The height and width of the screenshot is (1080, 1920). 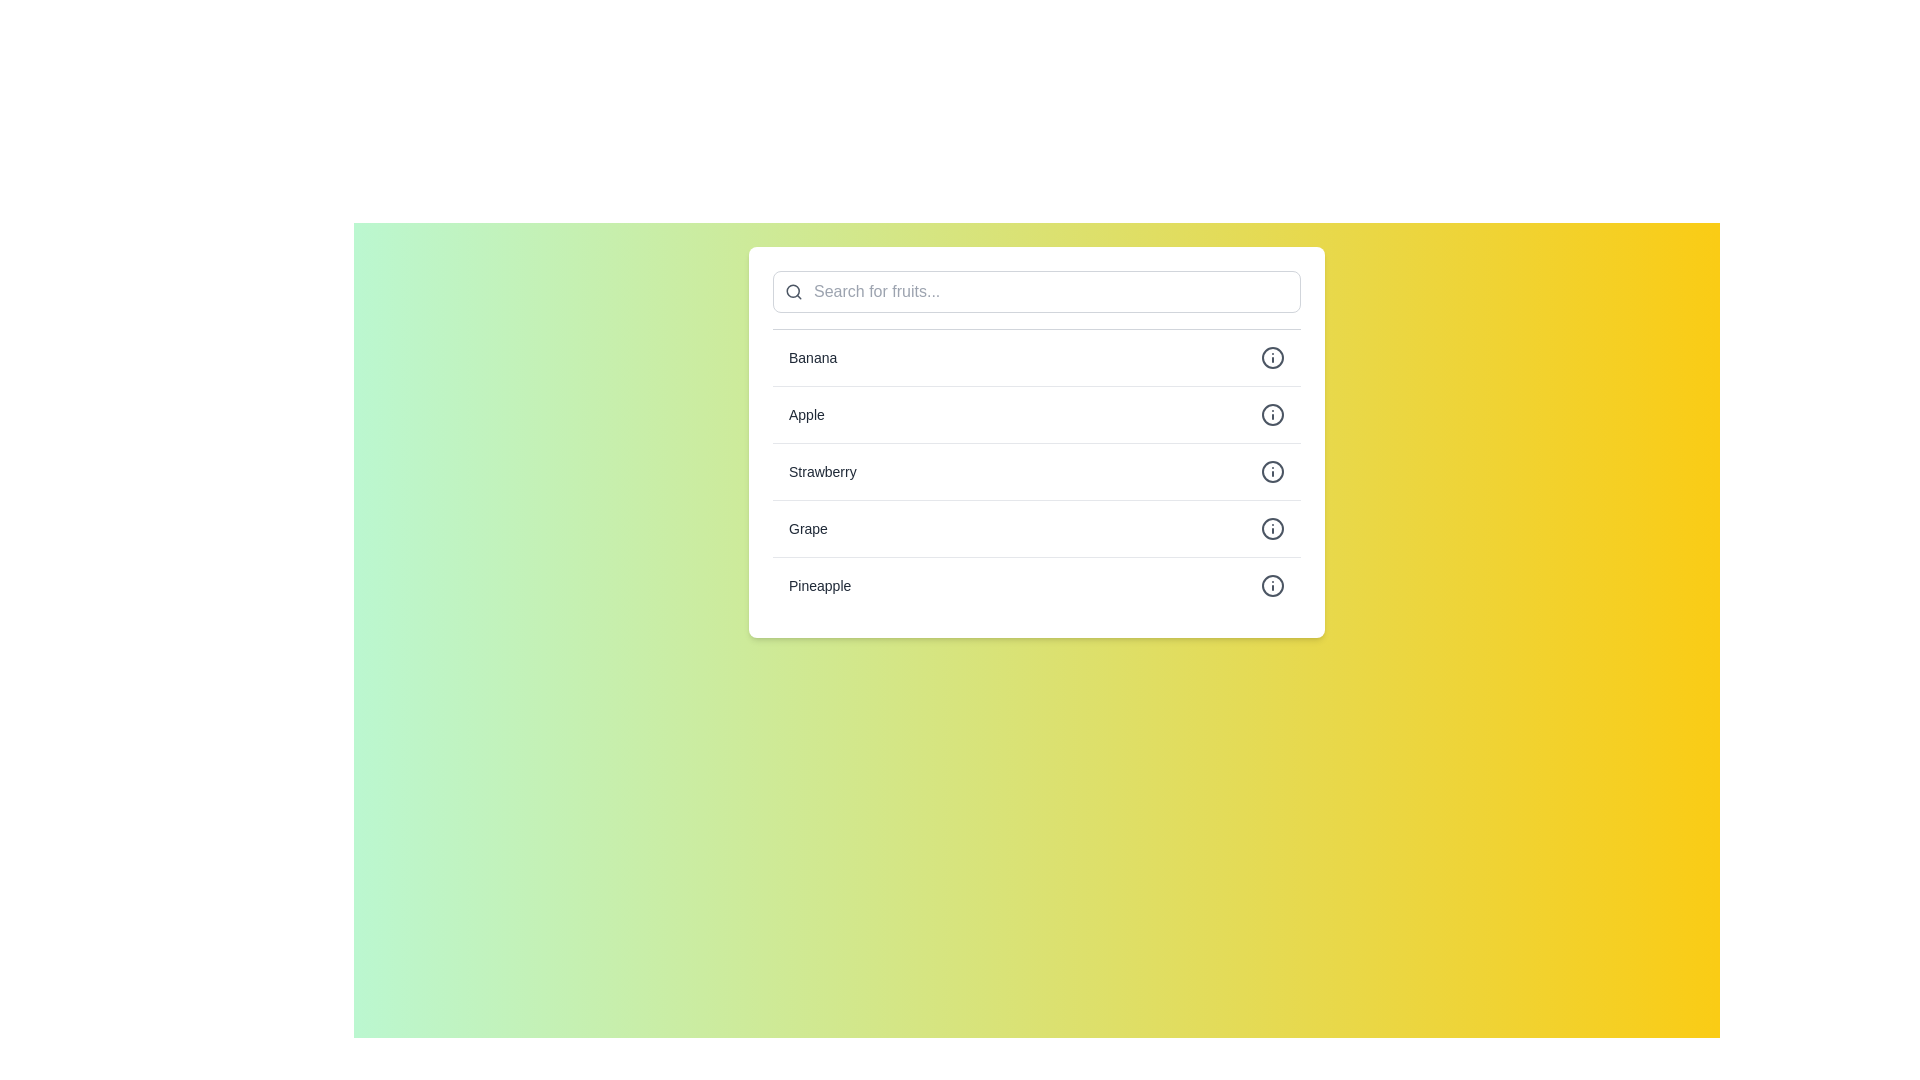 What do you see at coordinates (792, 292) in the screenshot?
I see `the small circular magnifying glass icon, which serves as a search indicator, located inside the search bar to the left of the placeholder text 'Search for fruits...'` at bounding box center [792, 292].